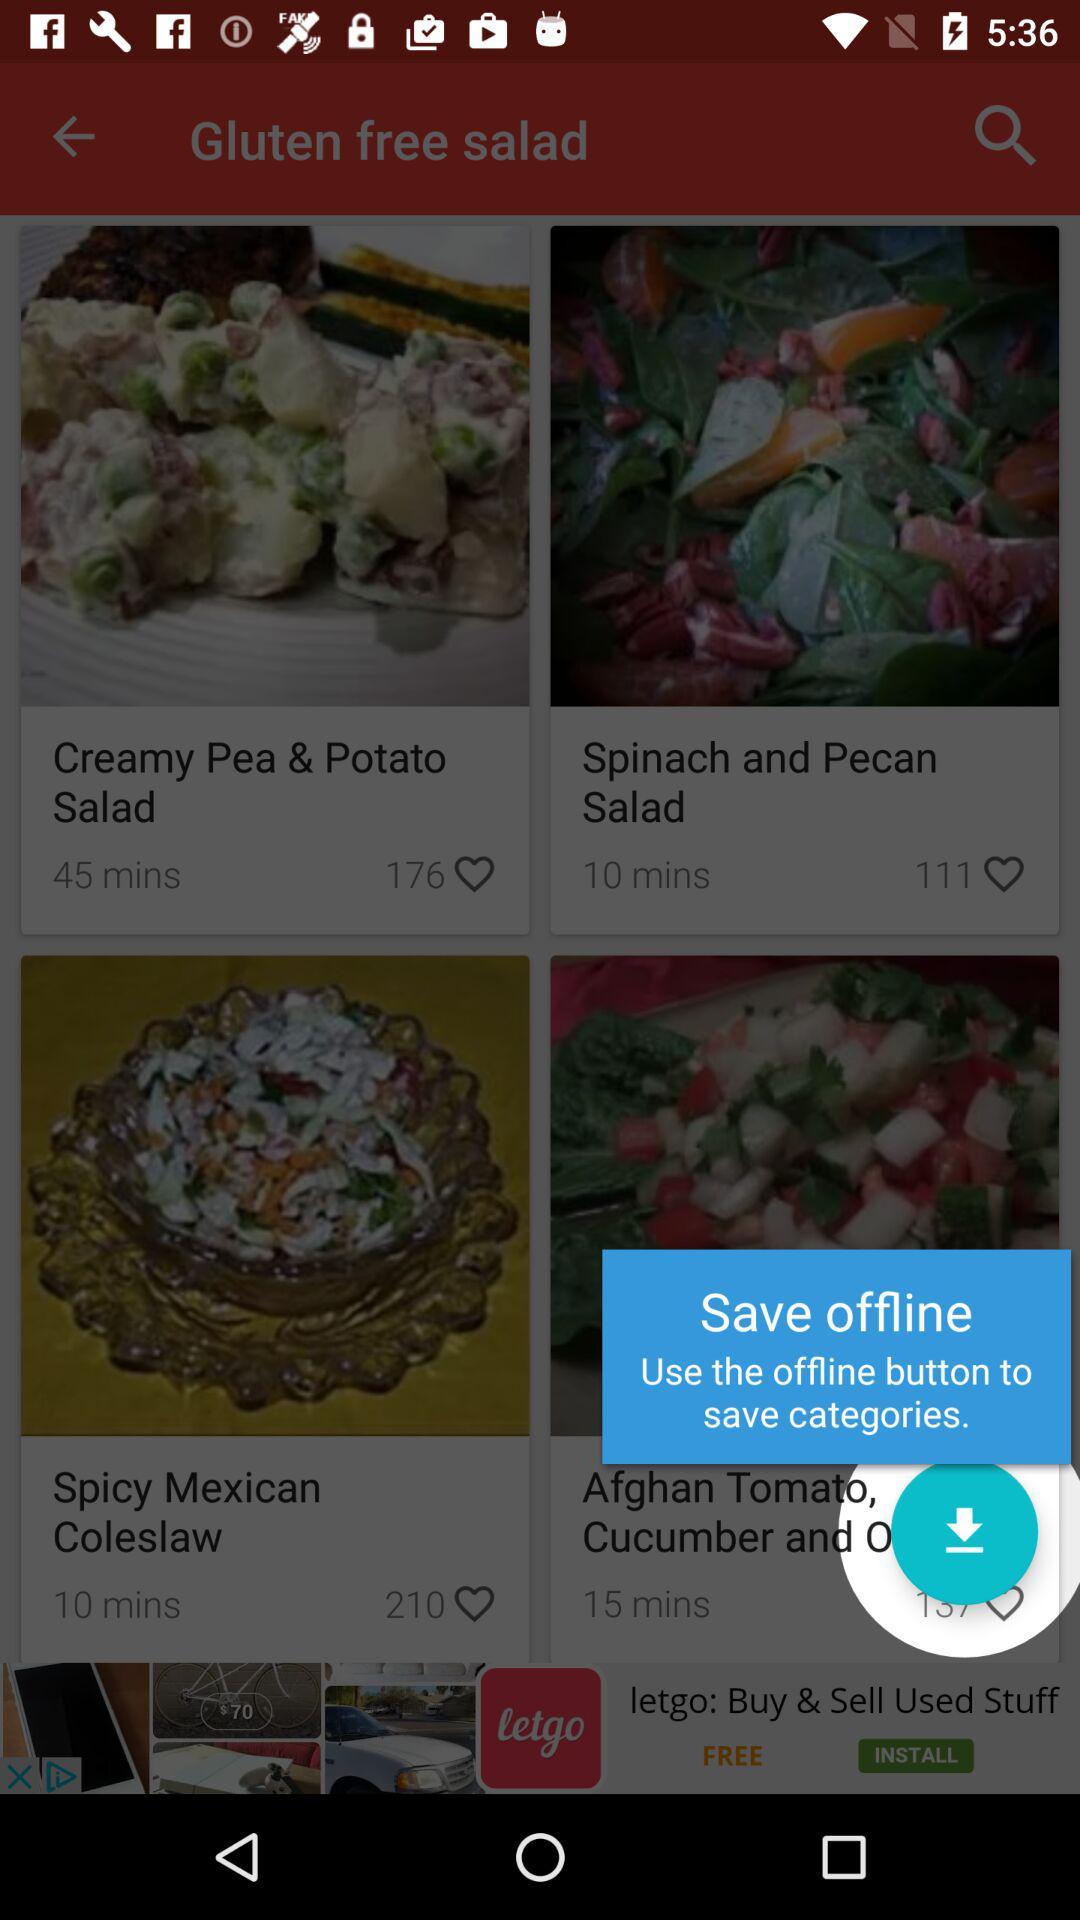  What do you see at coordinates (275, 579) in the screenshot?
I see `the first box` at bounding box center [275, 579].